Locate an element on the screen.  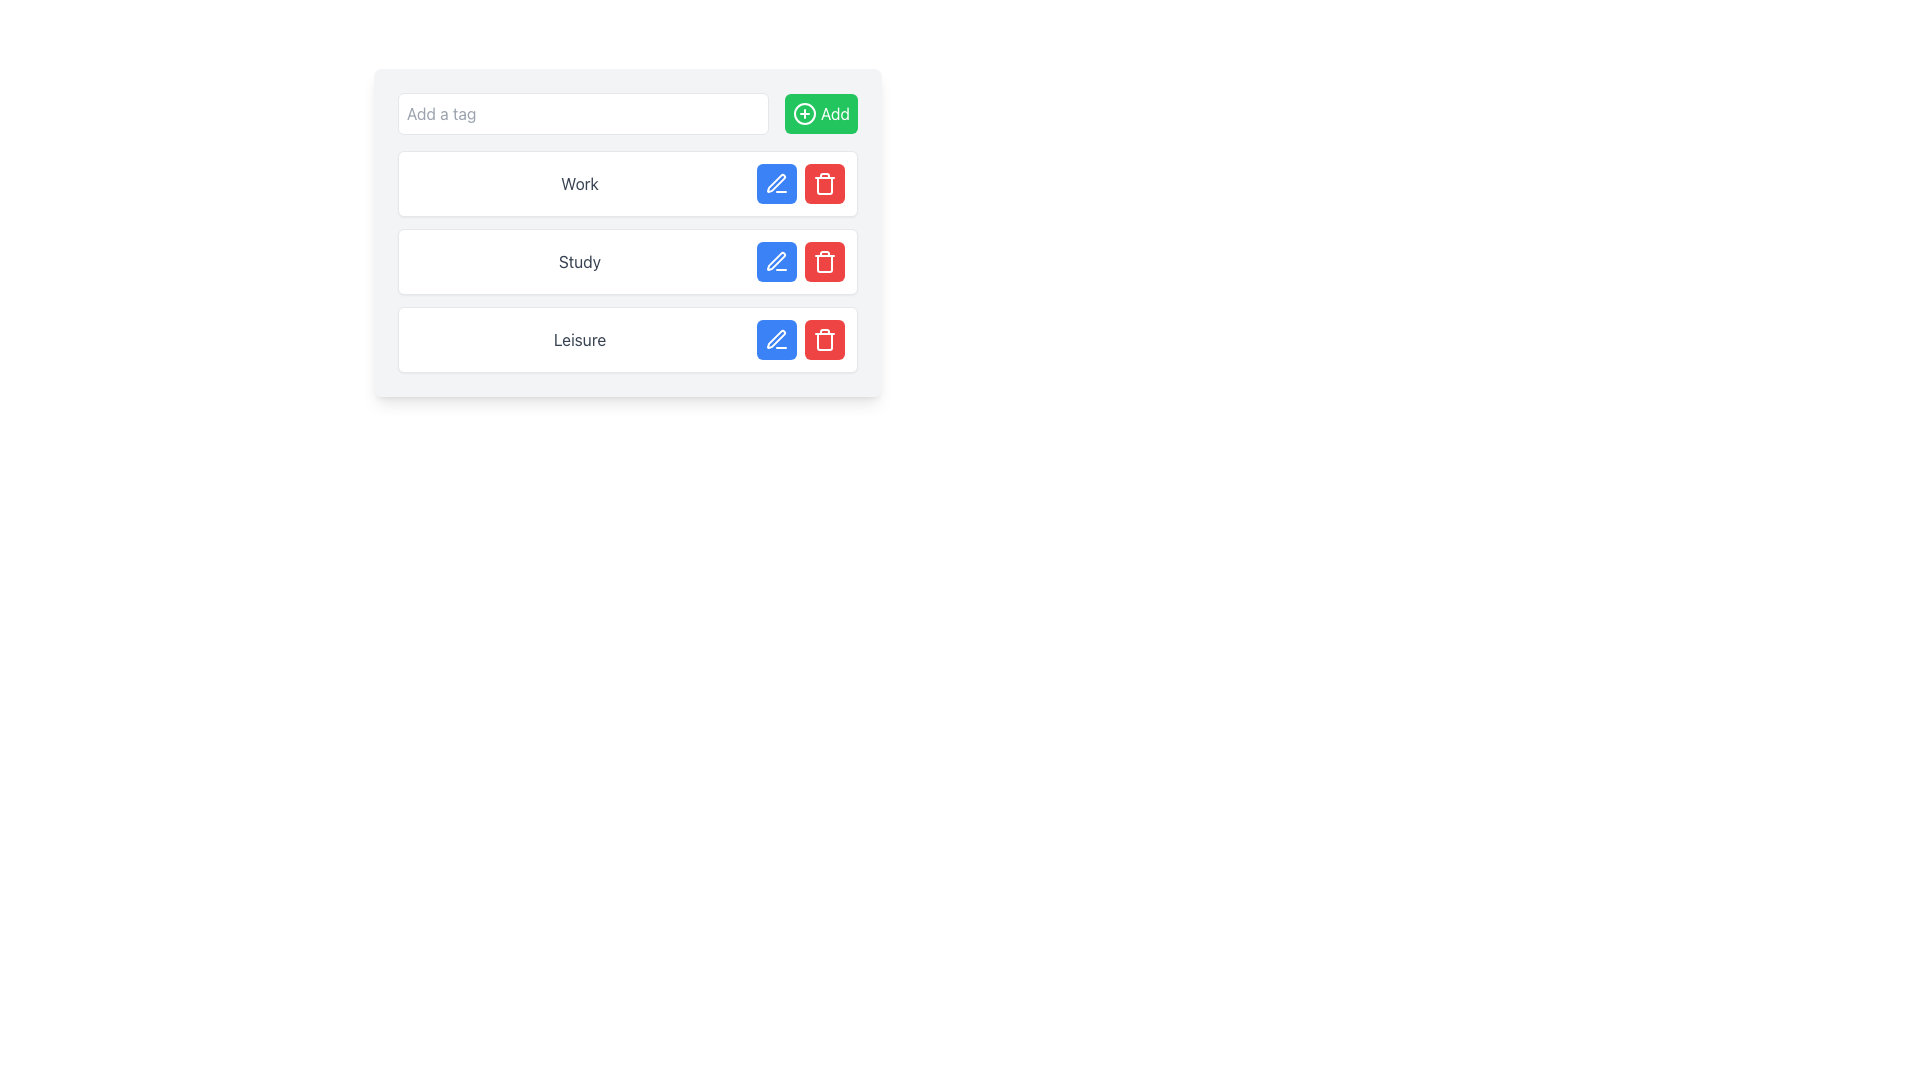
the rectangular 'Add' button with a green background and white text located at the top right corner of the row is located at coordinates (821, 114).